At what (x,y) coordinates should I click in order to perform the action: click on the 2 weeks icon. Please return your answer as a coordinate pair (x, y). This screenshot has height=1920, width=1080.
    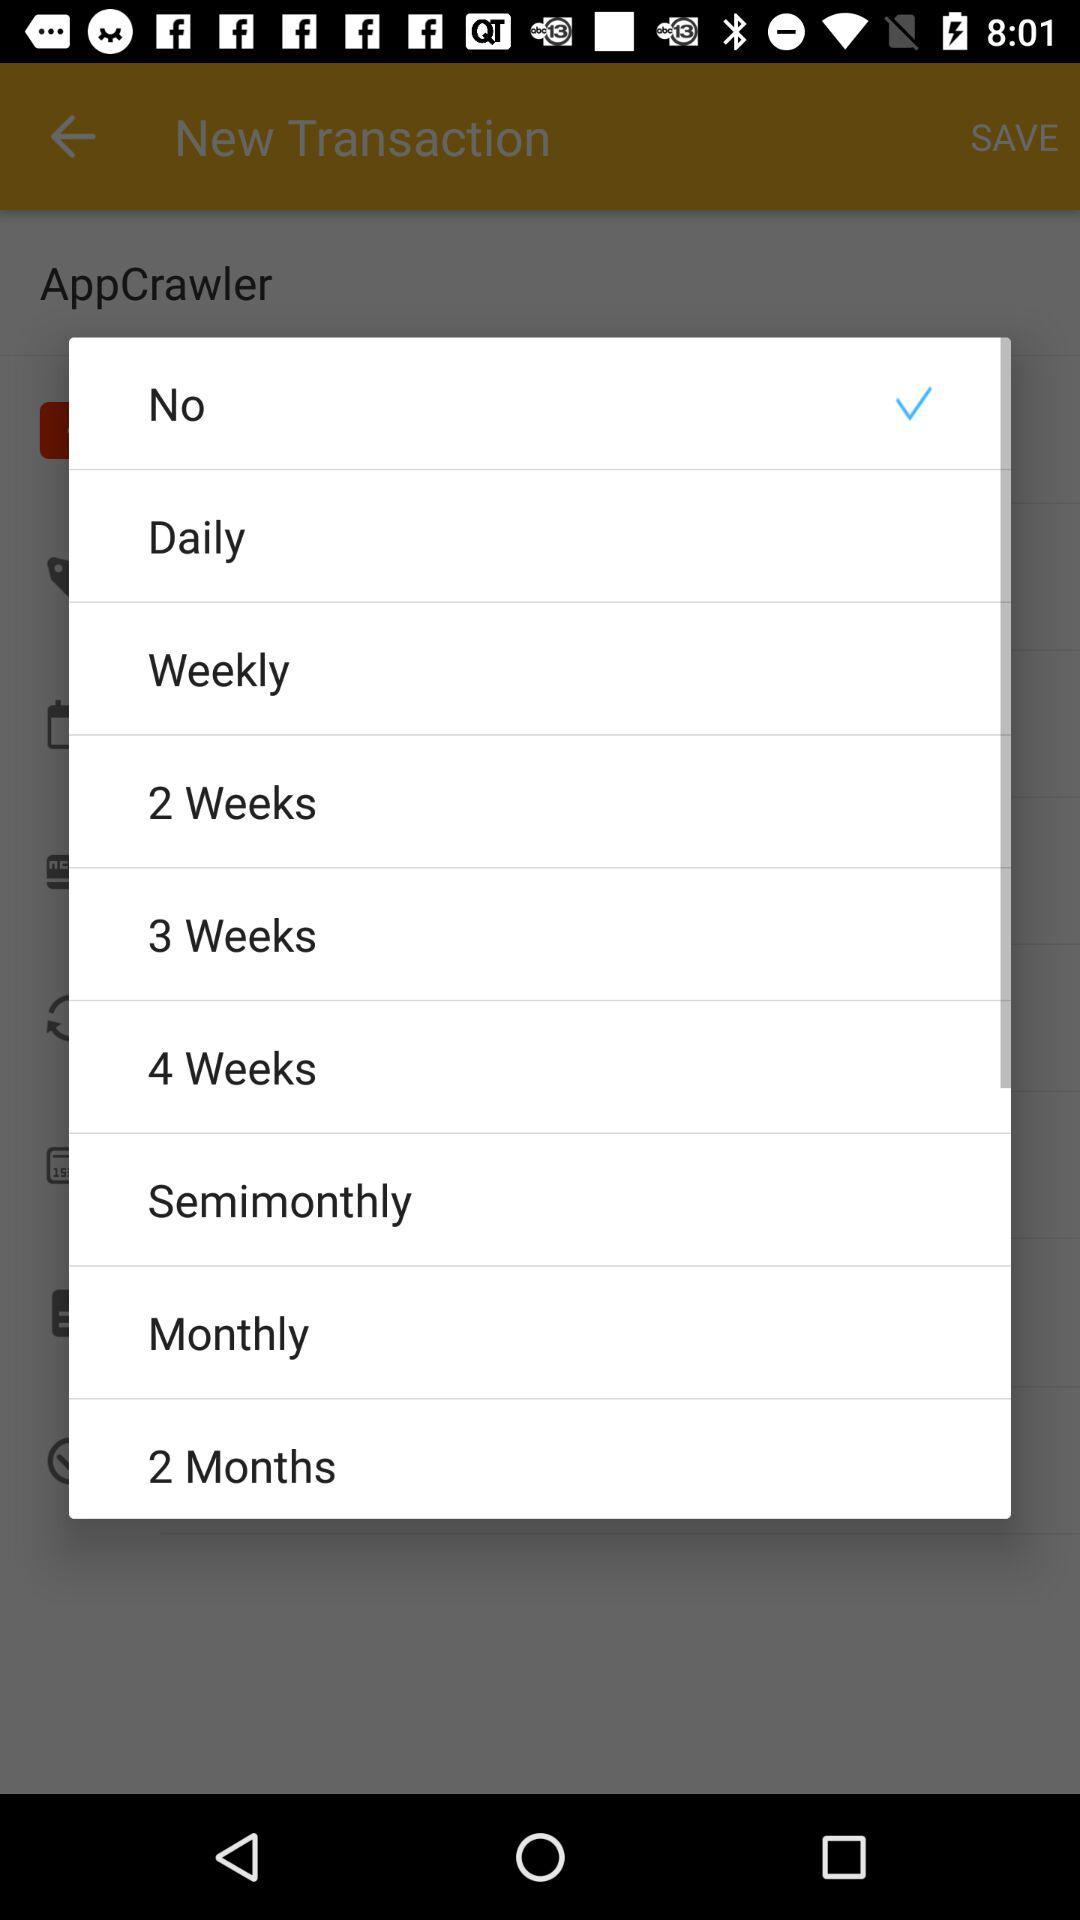
    Looking at the image, I should click on (540, 801).